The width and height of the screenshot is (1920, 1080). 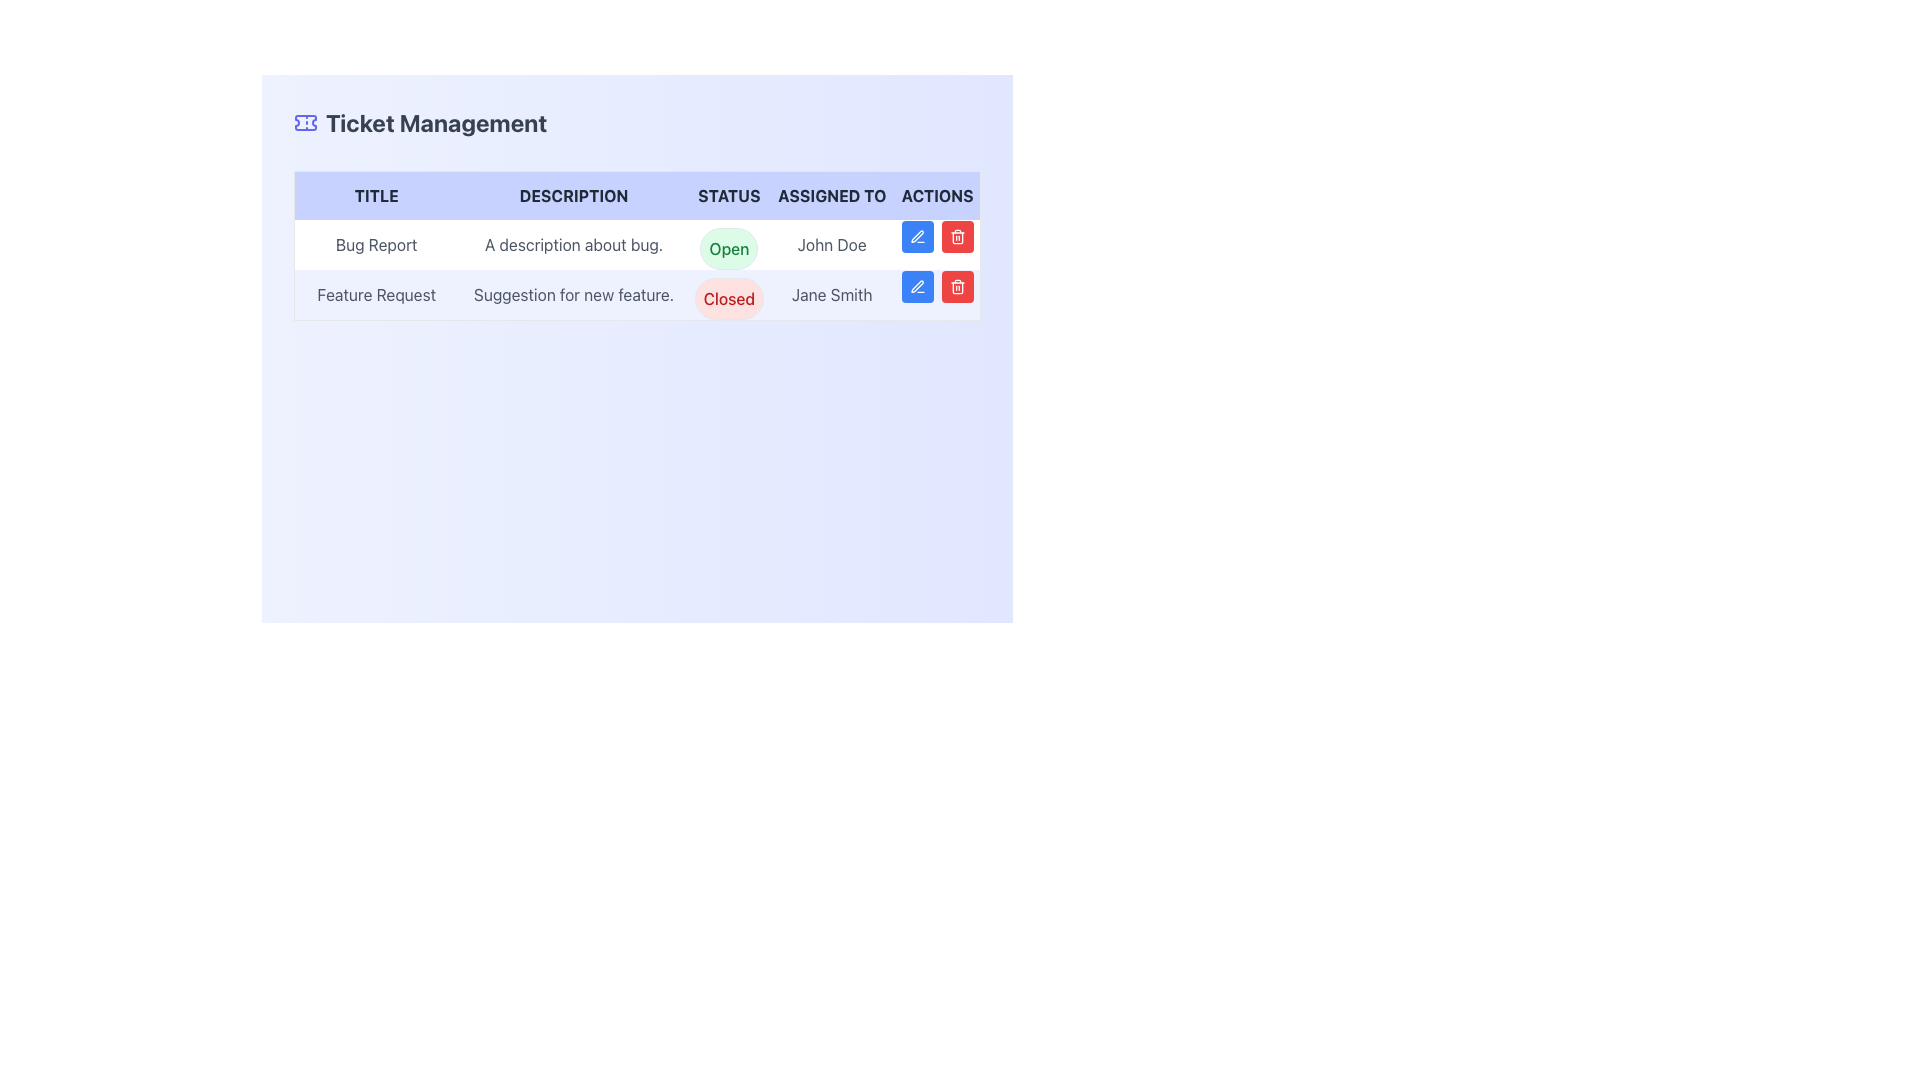 I want to click on the label displaying 'John Doe' in the 'Assigned To' column of the table layout, which is positioned in the first row and adjacent to the 'Open' status badge, so click(x=832, y=243).